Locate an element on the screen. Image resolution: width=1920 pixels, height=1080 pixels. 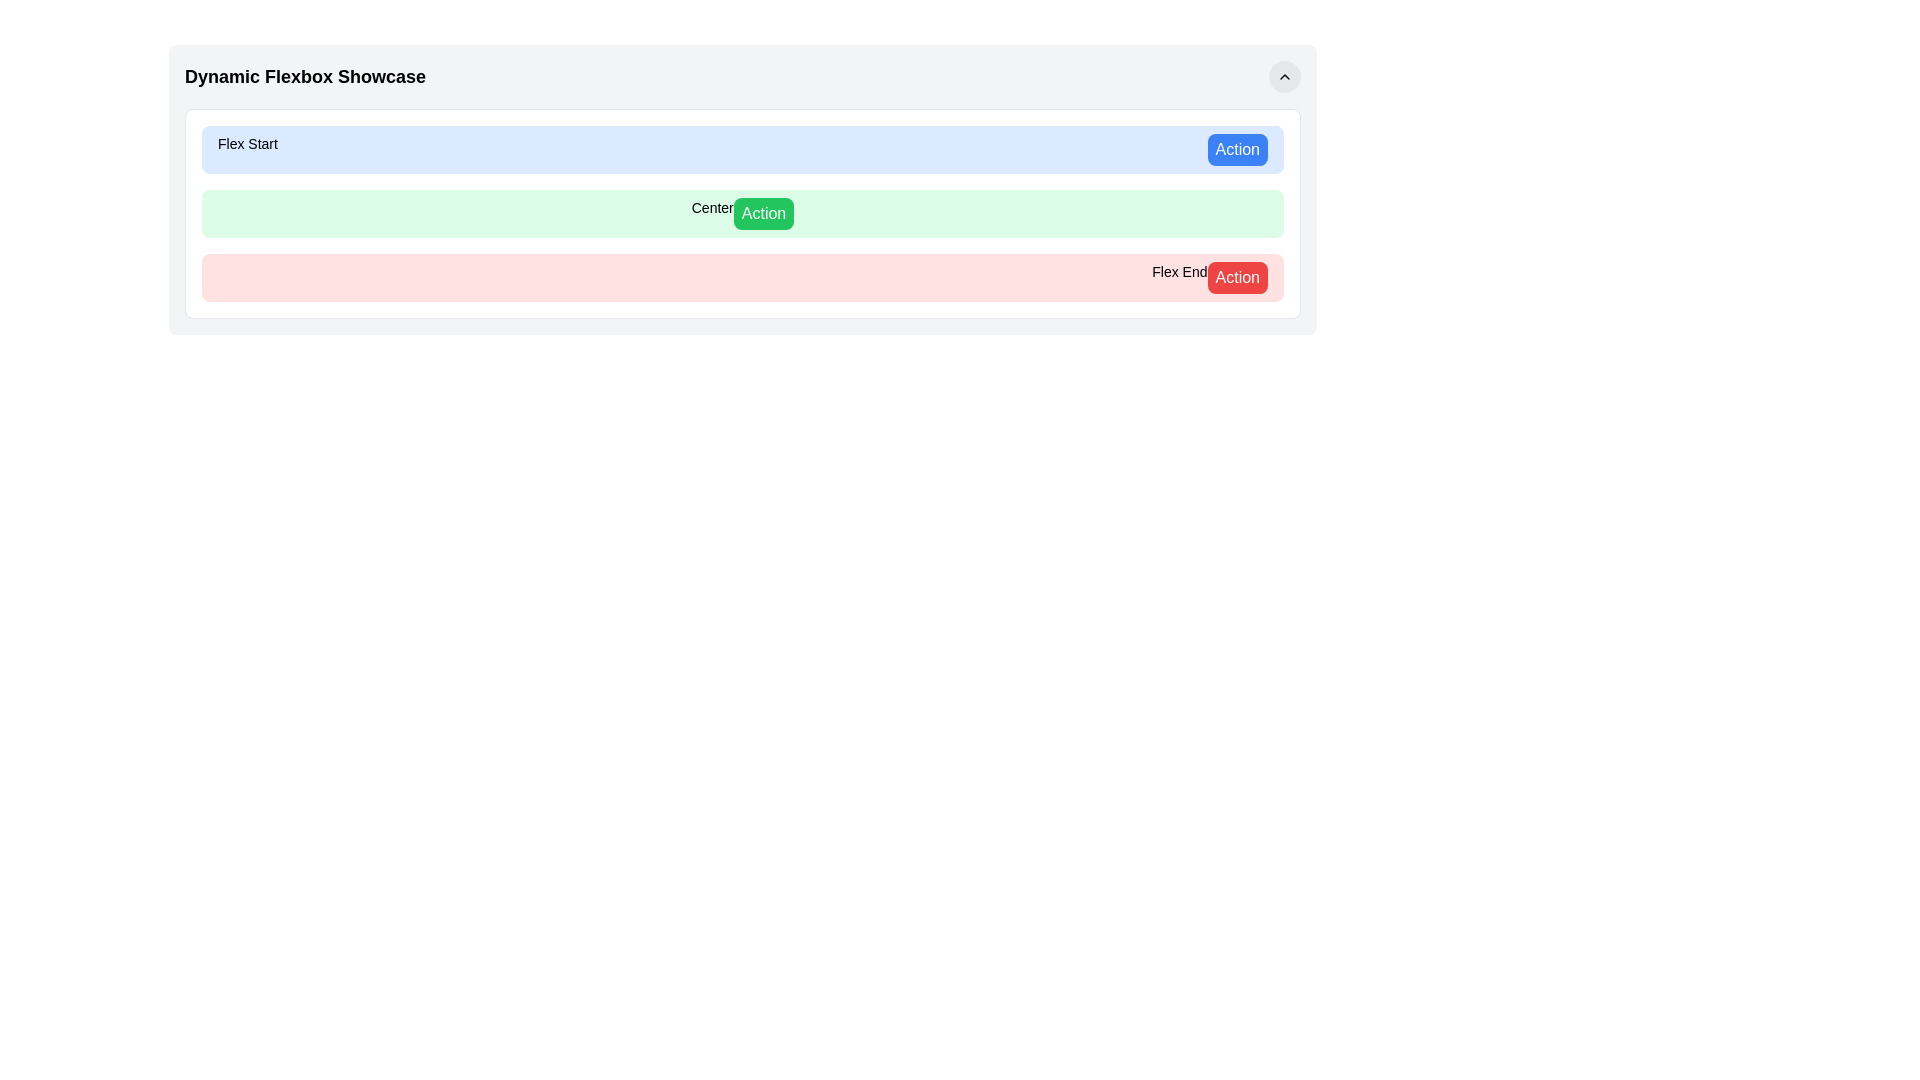
the button with rounded corners and a red background that contains the white text 'Action' to observe a styling change is located at coordinates (1236, 277).